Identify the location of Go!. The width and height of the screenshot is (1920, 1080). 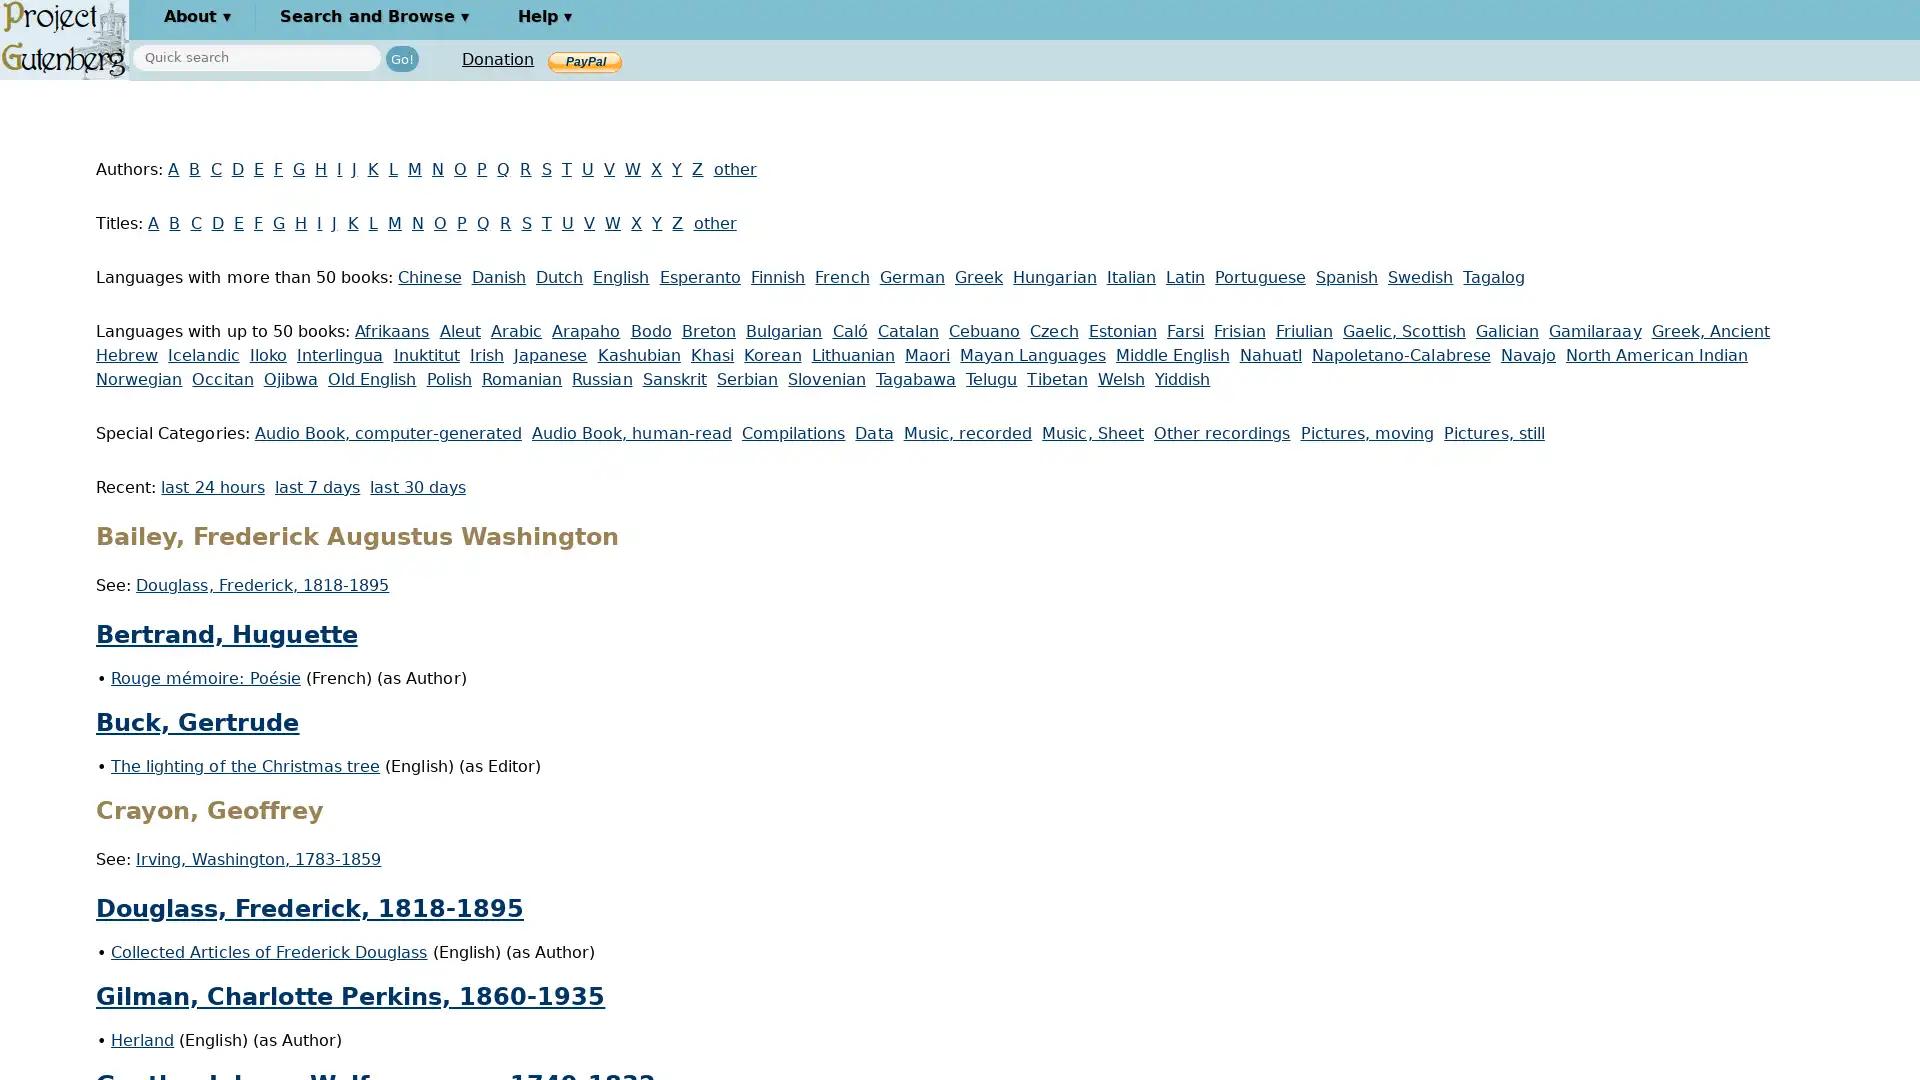
(401, 57).